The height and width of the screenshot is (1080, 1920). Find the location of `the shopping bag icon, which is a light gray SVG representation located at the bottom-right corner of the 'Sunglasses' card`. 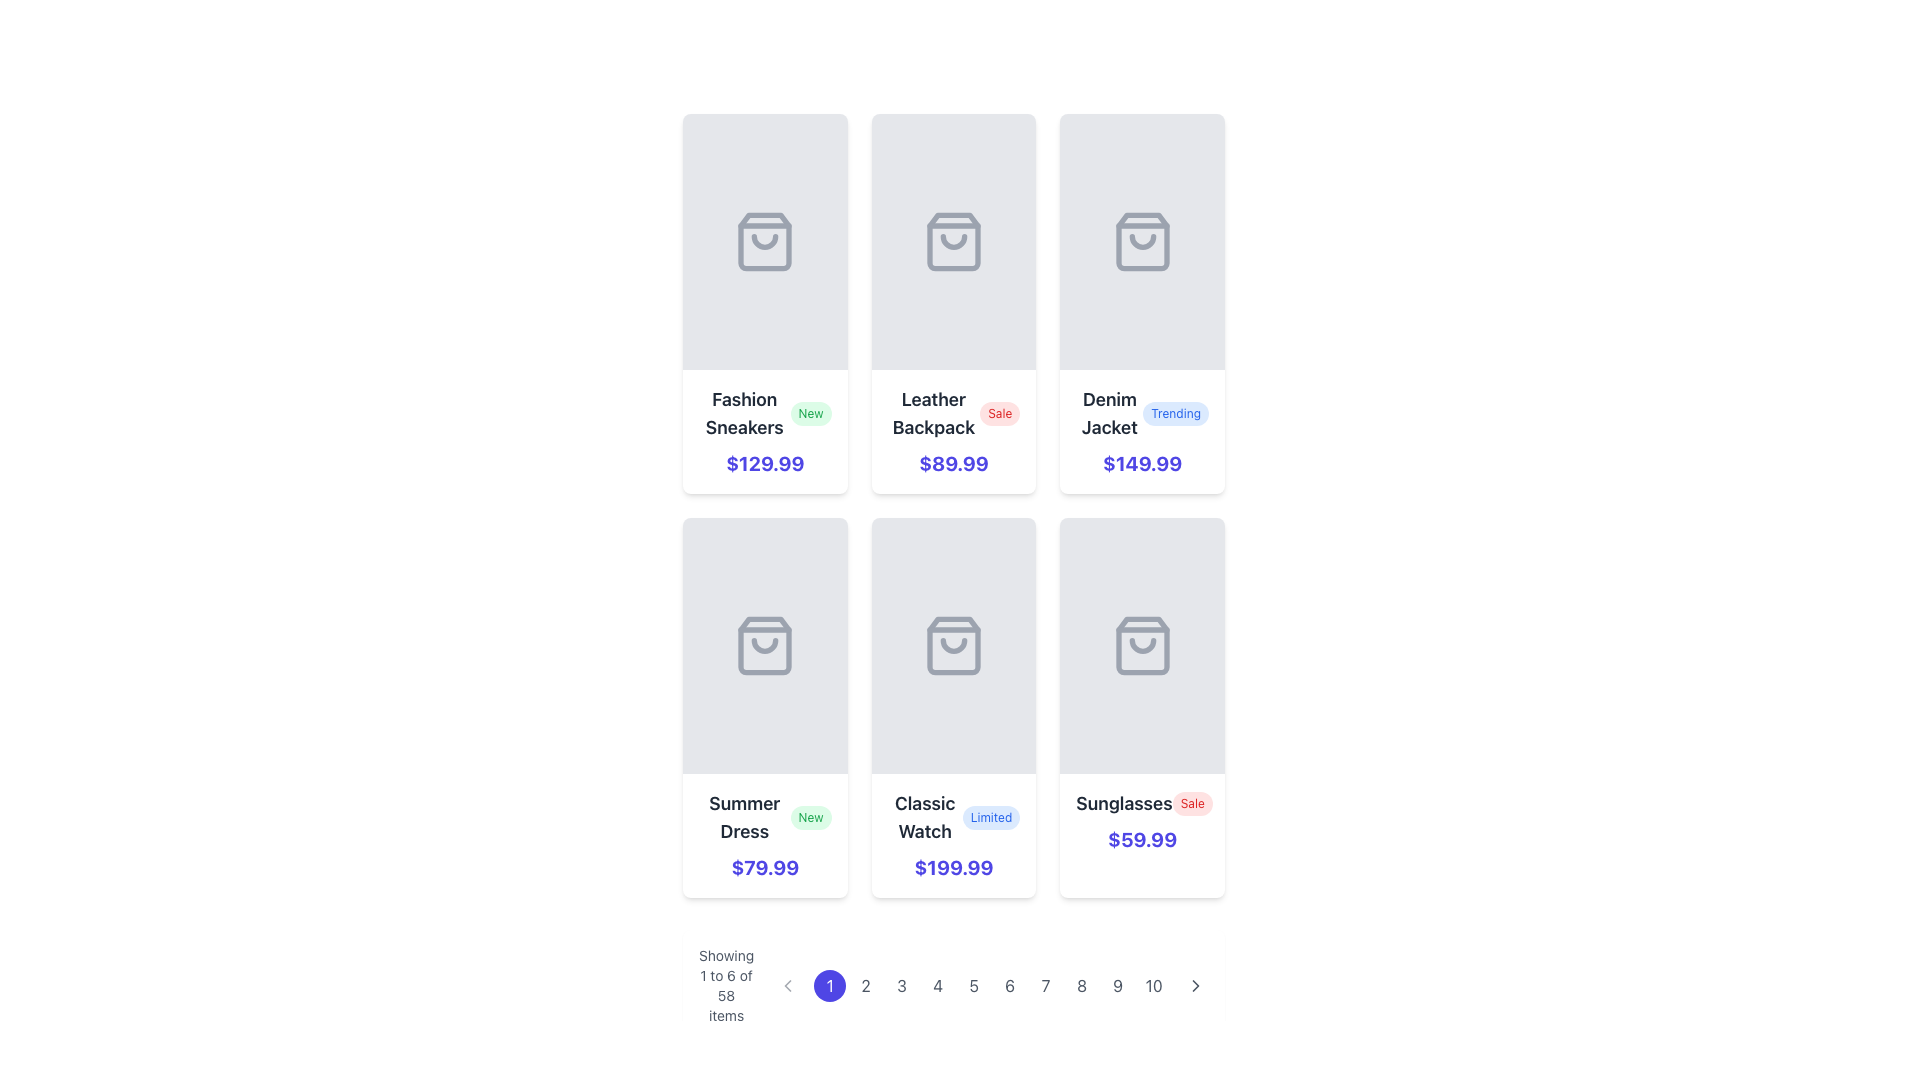

the shopping bag icon, which is a light gray SVG representation located at the bottom-right corner of the 'Sunglasses' card is located at coordinates (1142, 645).